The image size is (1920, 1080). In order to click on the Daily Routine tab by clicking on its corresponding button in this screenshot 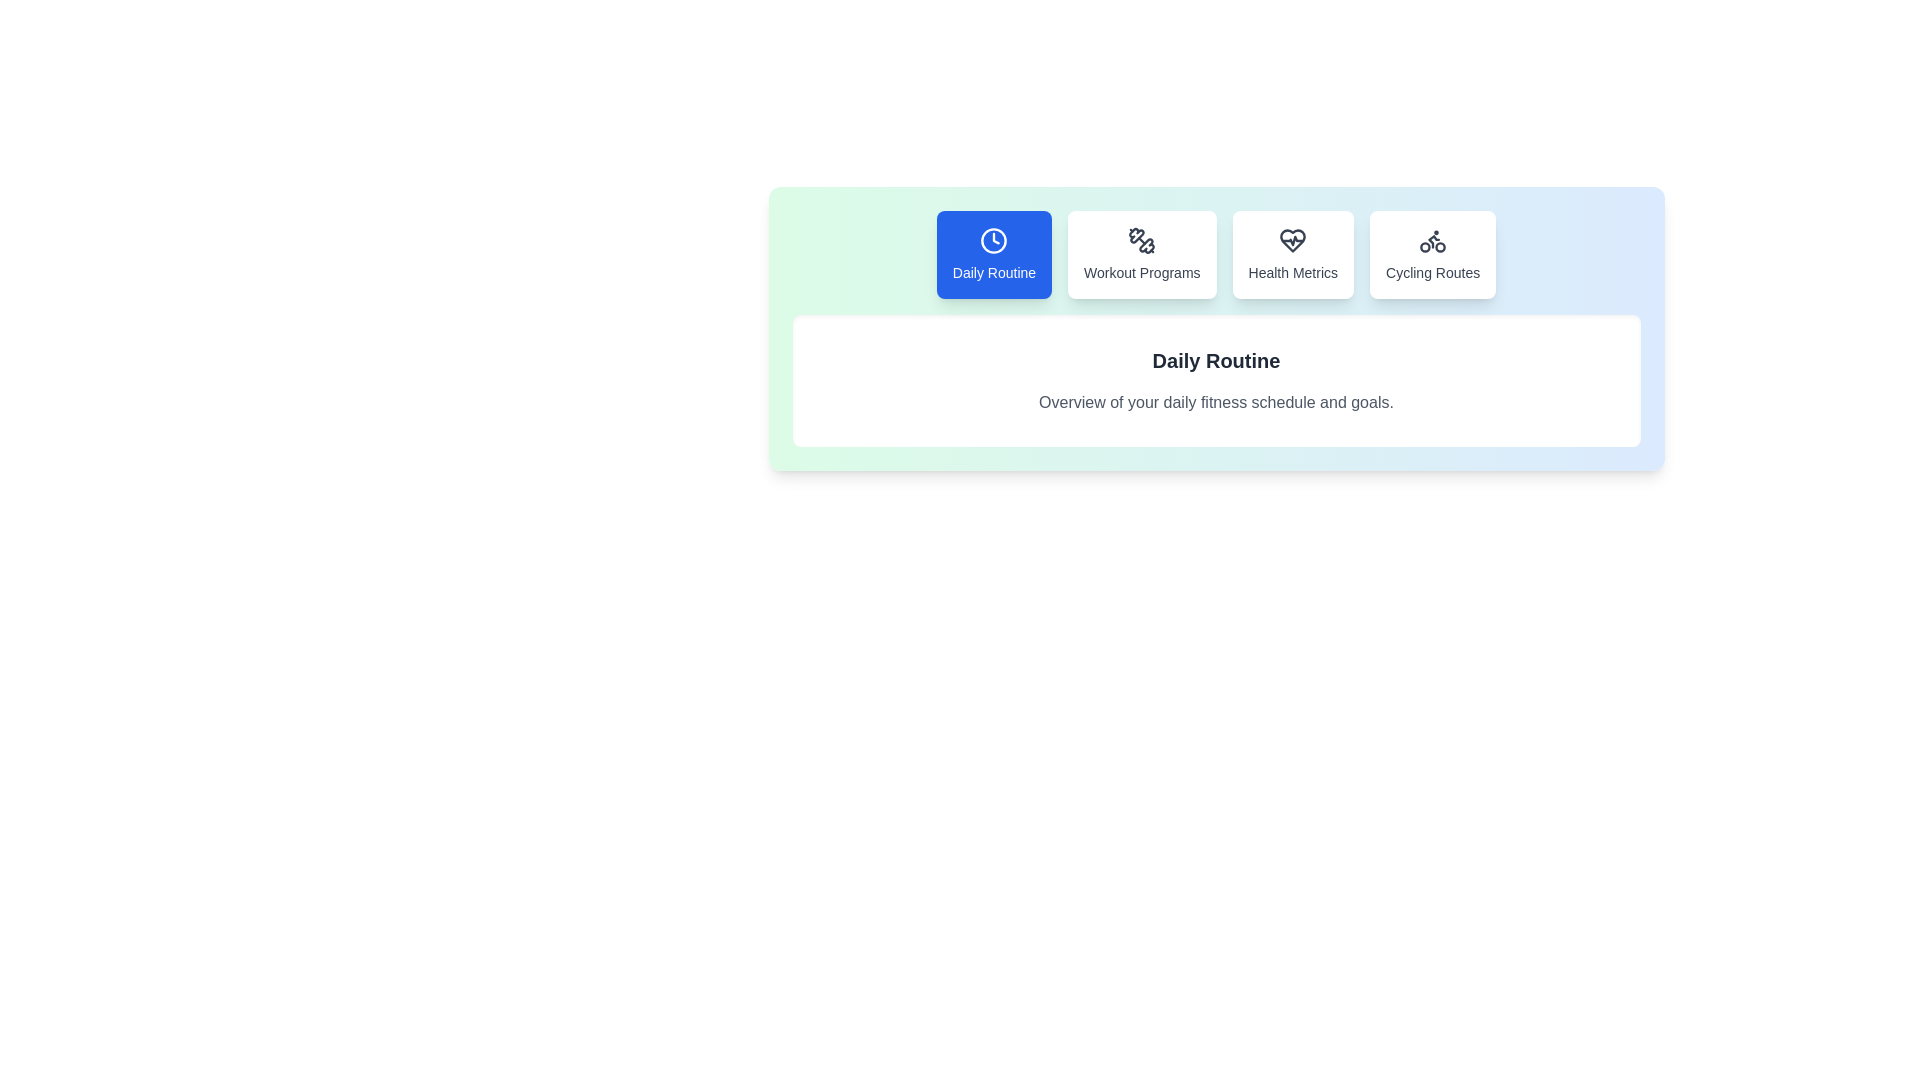, I will do `click(994, 253)`.